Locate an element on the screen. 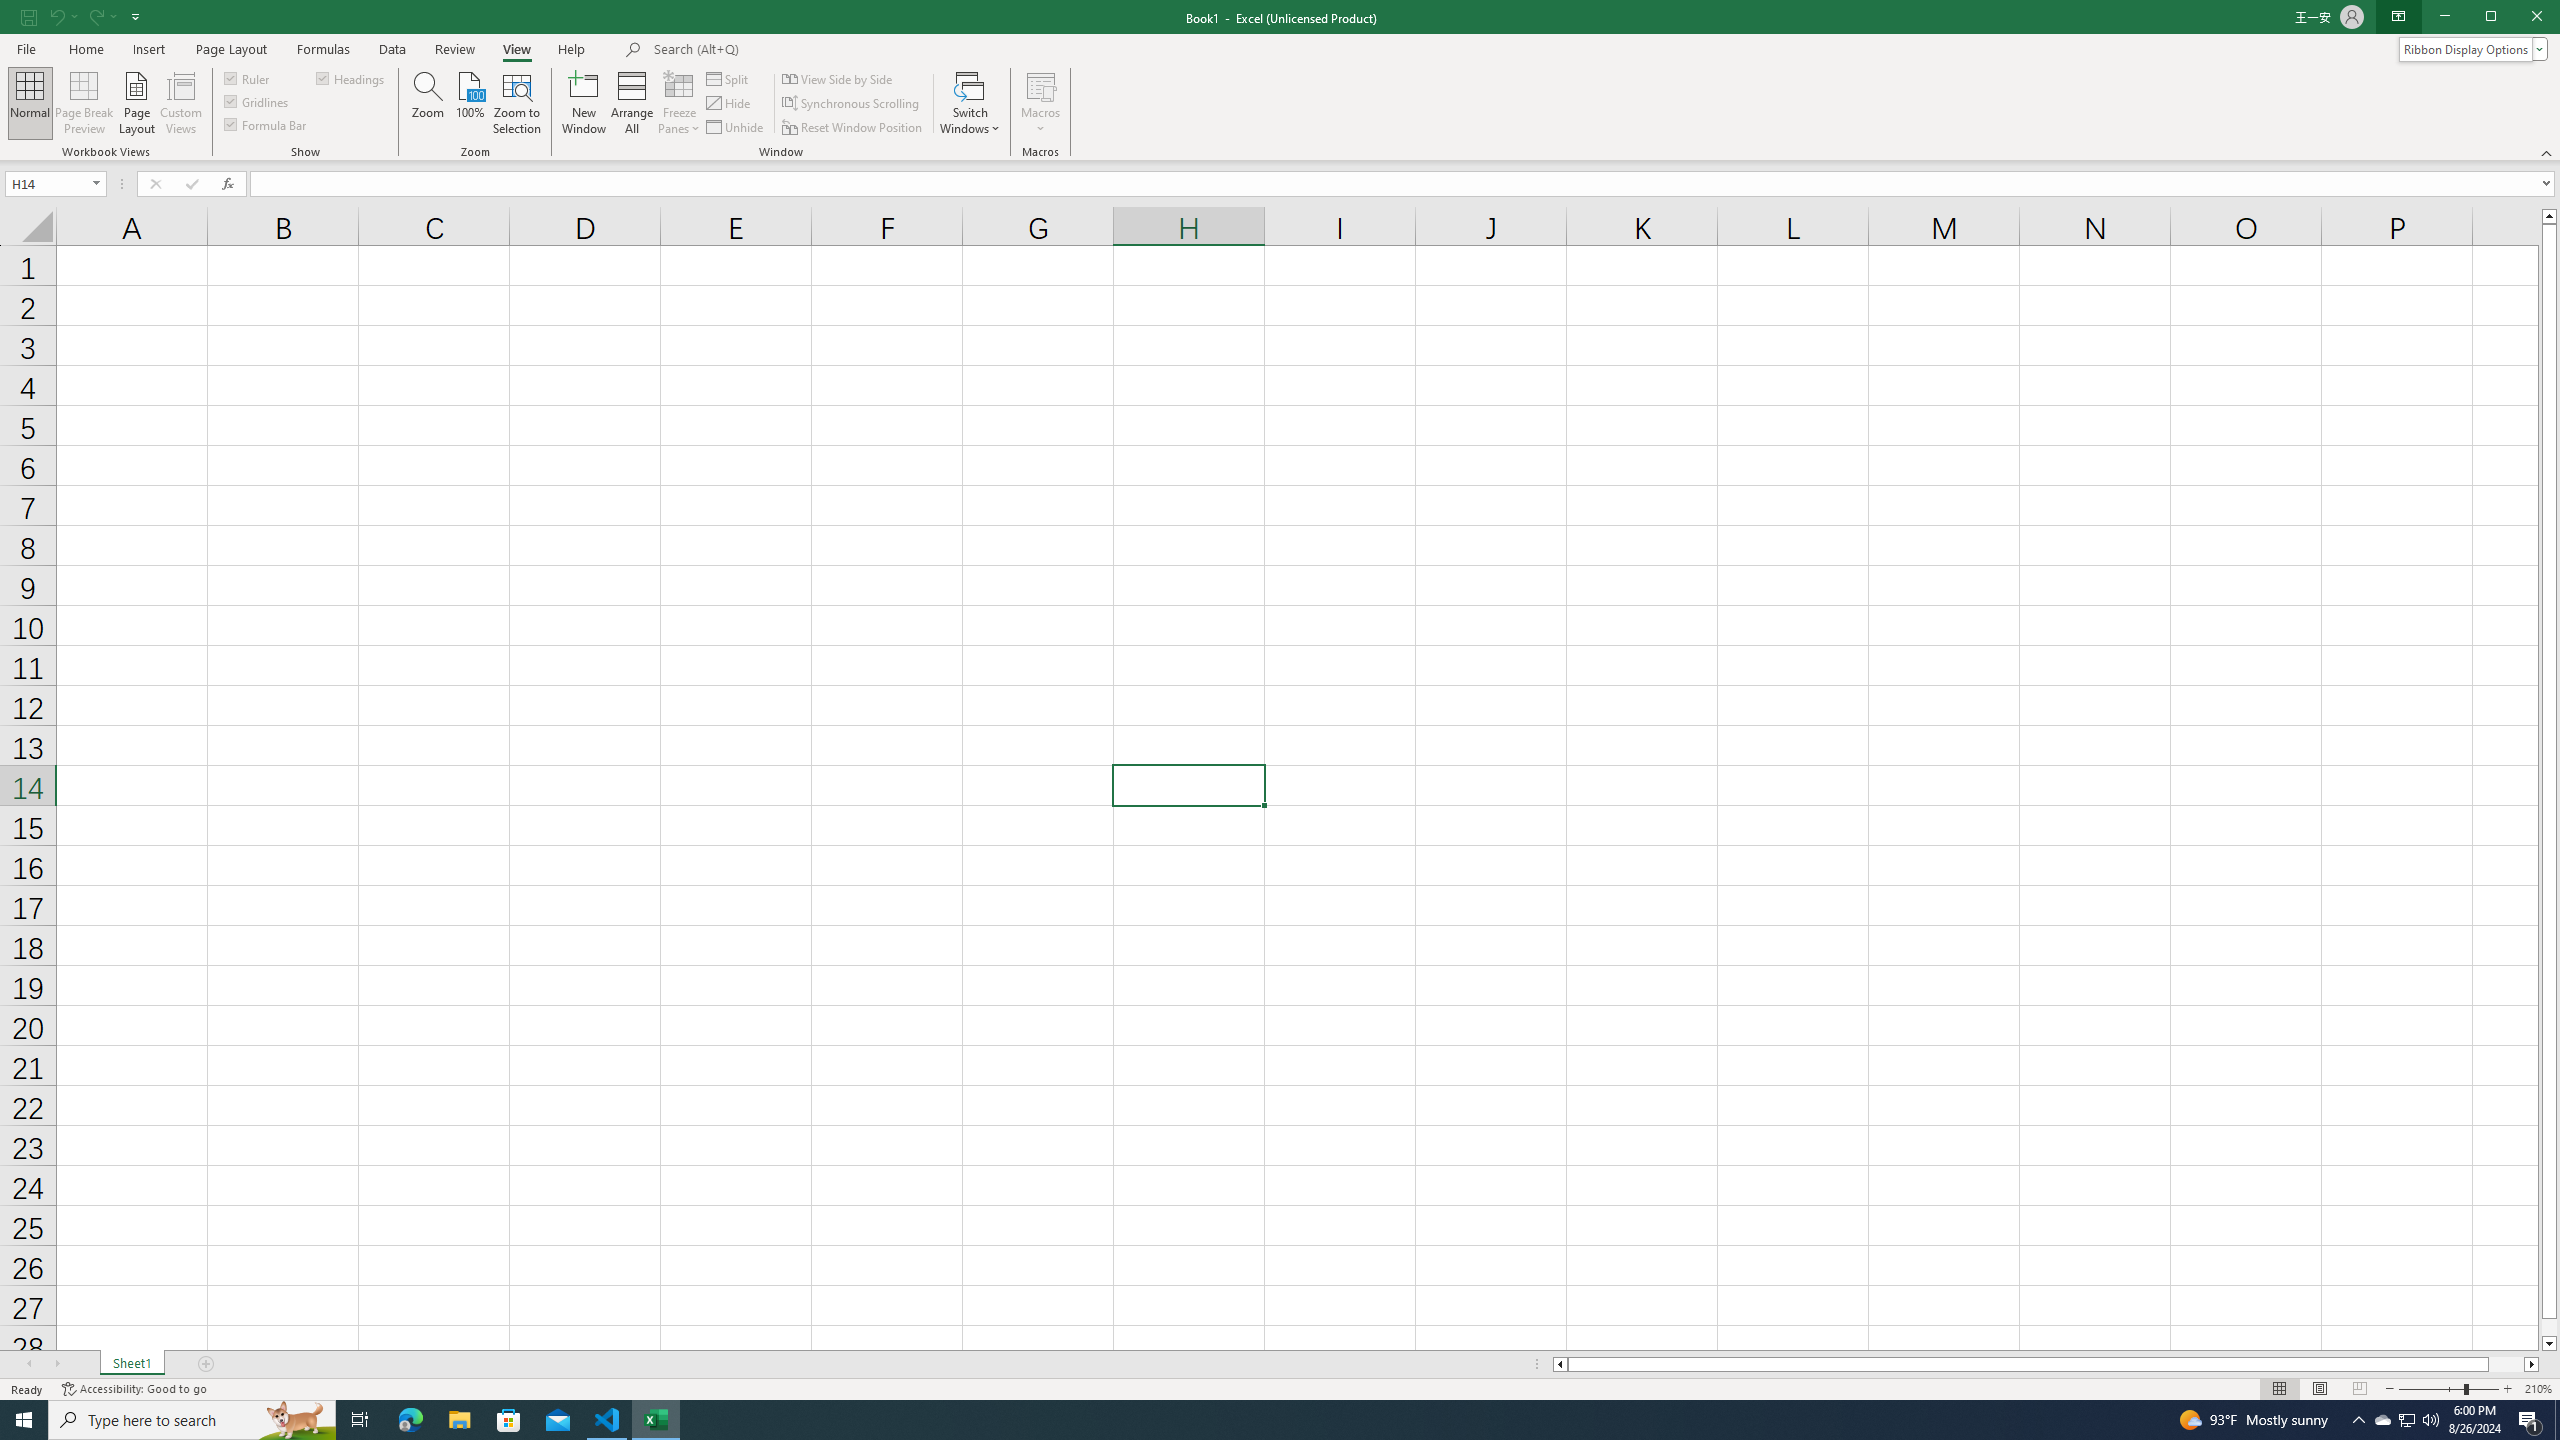  'Zoom to Selection' is located at coordinates (517, 103).